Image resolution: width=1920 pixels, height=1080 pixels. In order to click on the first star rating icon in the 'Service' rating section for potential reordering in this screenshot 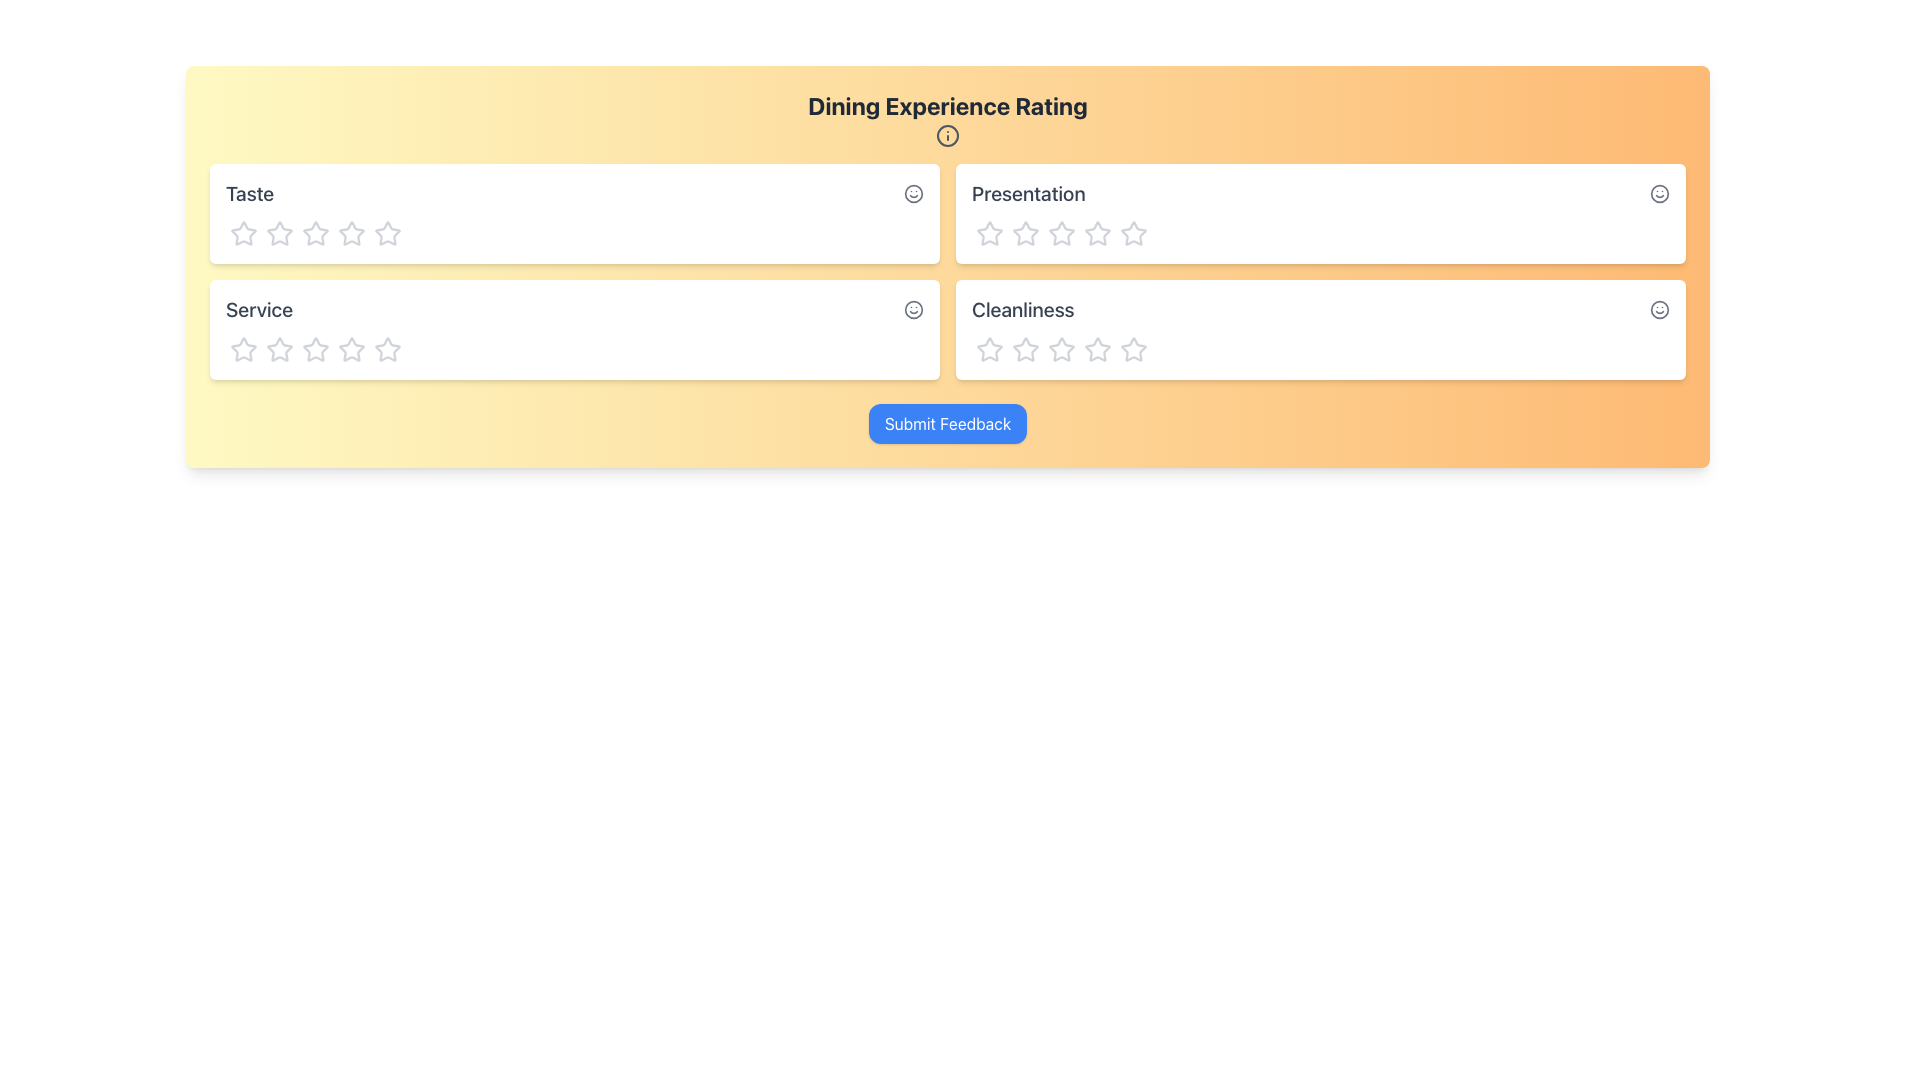, I will do `click(243, 348)`.